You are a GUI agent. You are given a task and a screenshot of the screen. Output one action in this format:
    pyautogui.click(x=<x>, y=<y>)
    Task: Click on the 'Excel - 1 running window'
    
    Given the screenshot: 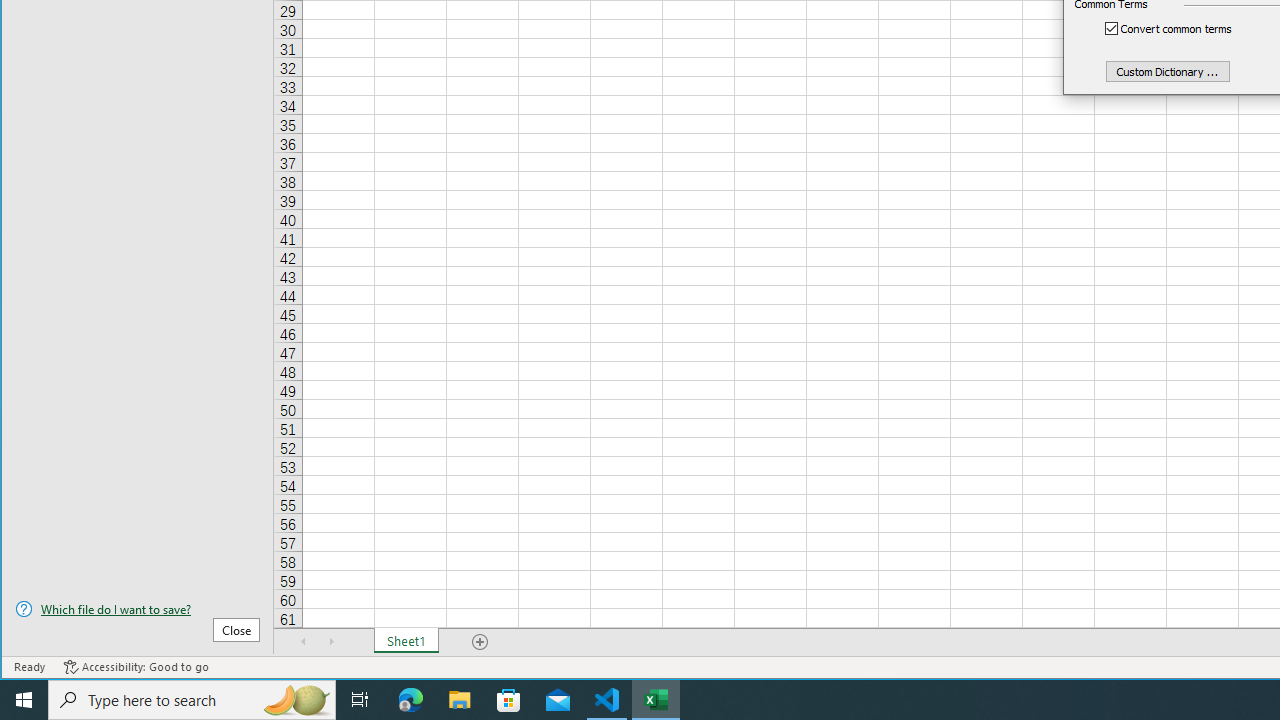 What is the action you would take?
    pyautogui.click(x=656, y=698)
    